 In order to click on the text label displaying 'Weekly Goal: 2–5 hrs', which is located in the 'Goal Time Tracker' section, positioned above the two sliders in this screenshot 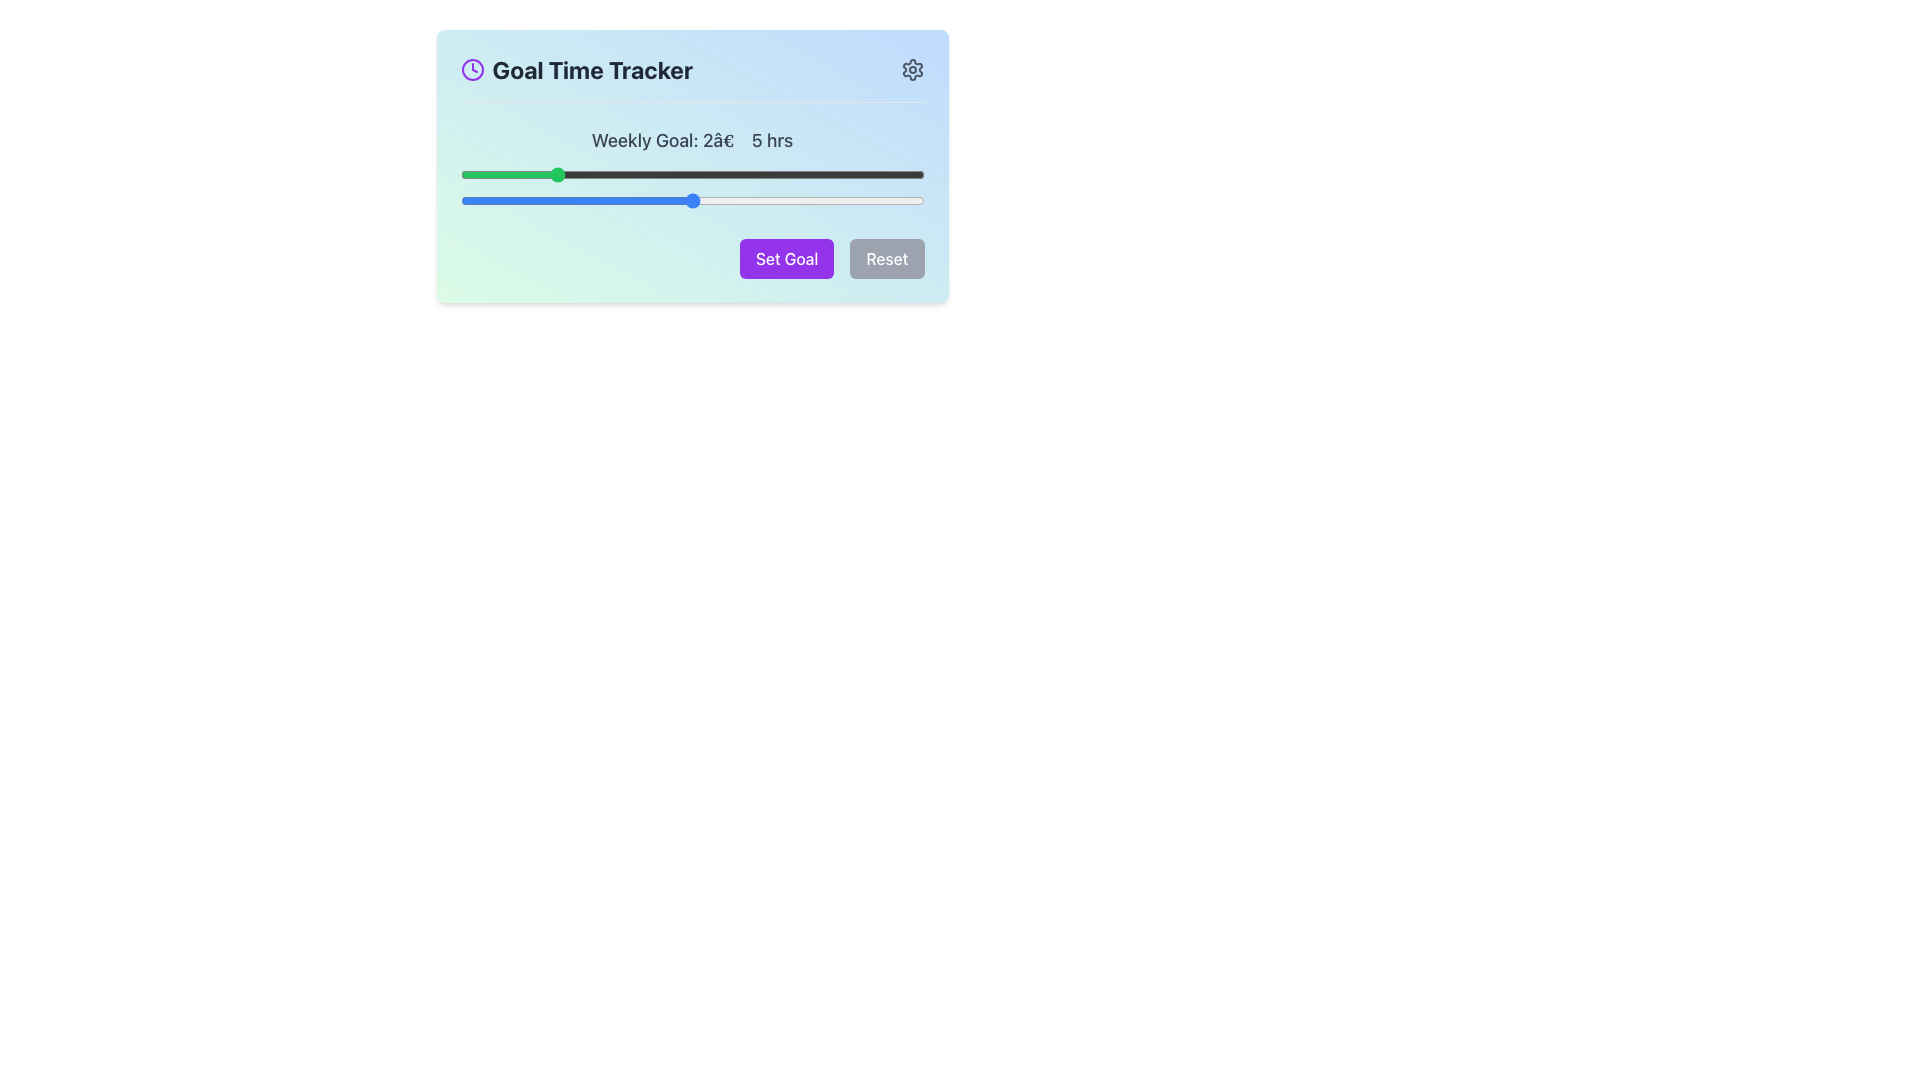, I will do `click(692, 140)`.